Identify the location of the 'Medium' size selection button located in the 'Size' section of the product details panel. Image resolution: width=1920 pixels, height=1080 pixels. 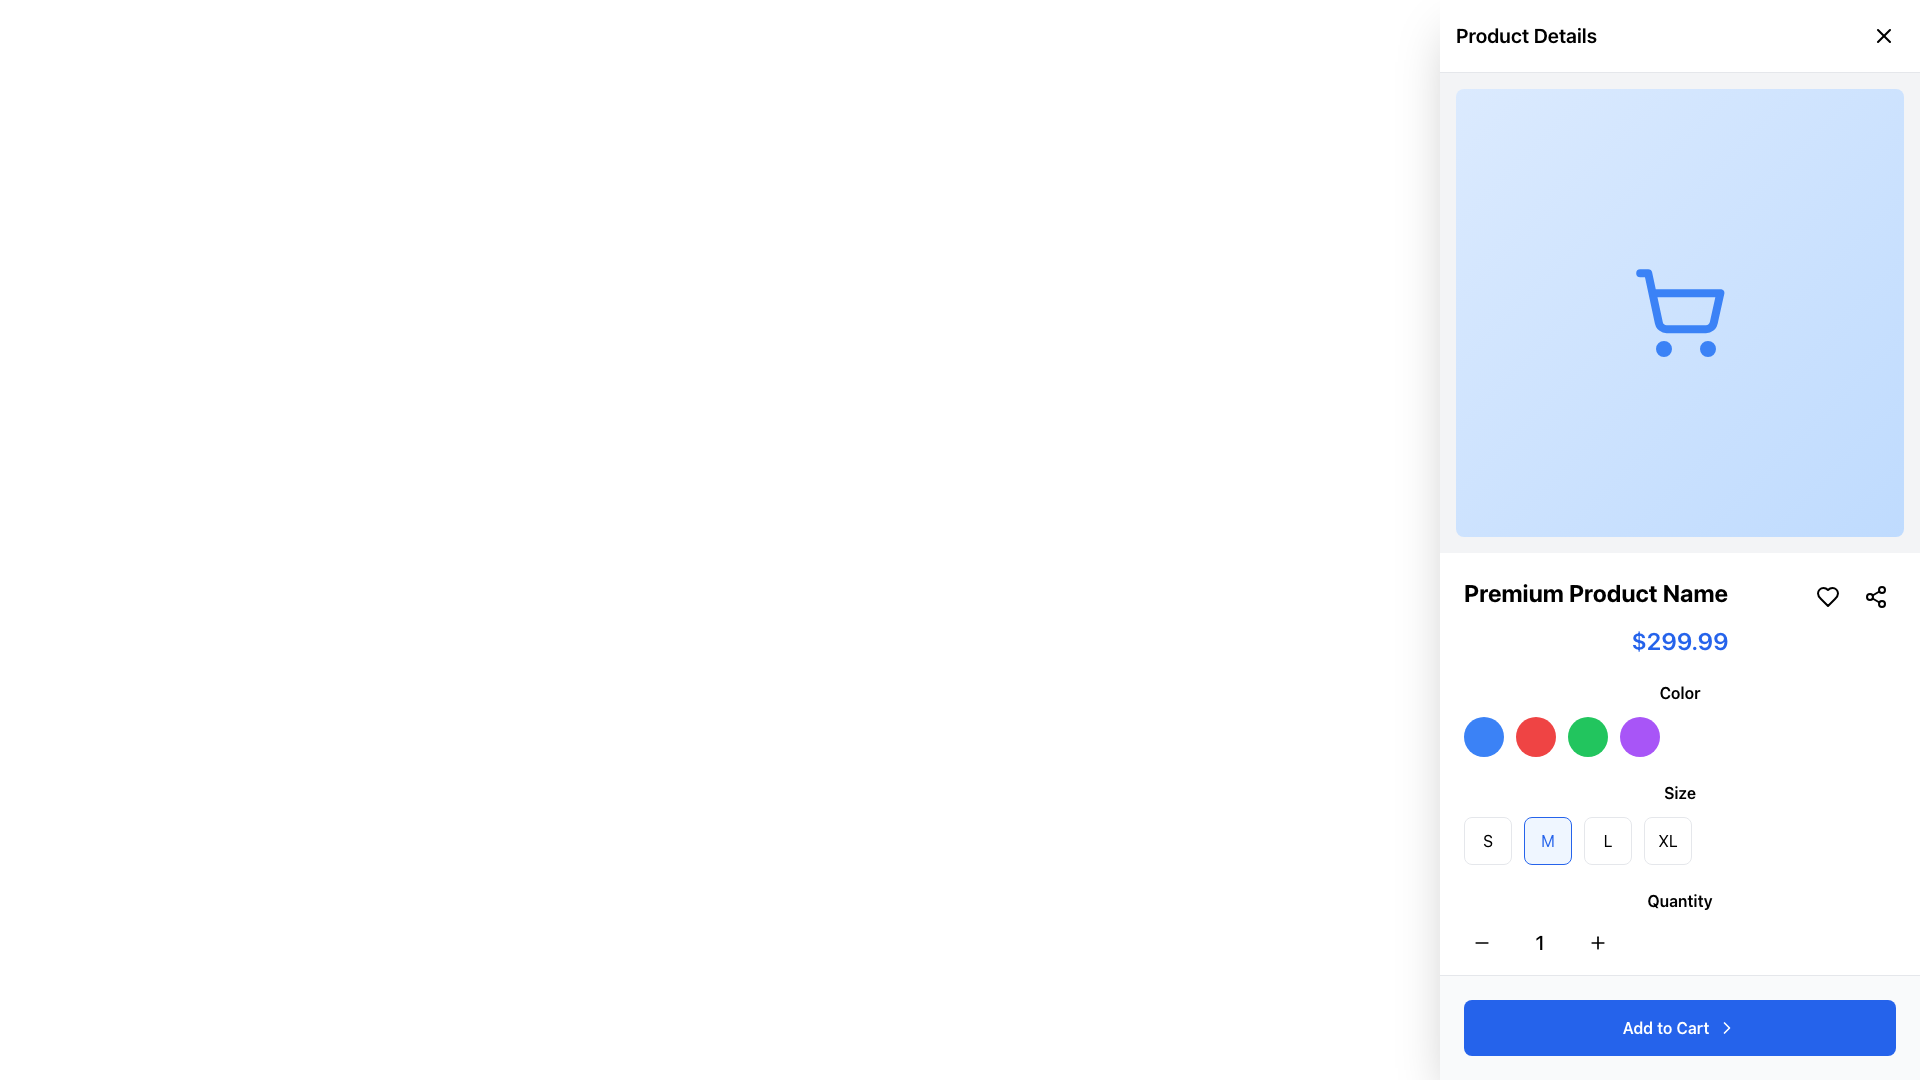
(1547, 840).